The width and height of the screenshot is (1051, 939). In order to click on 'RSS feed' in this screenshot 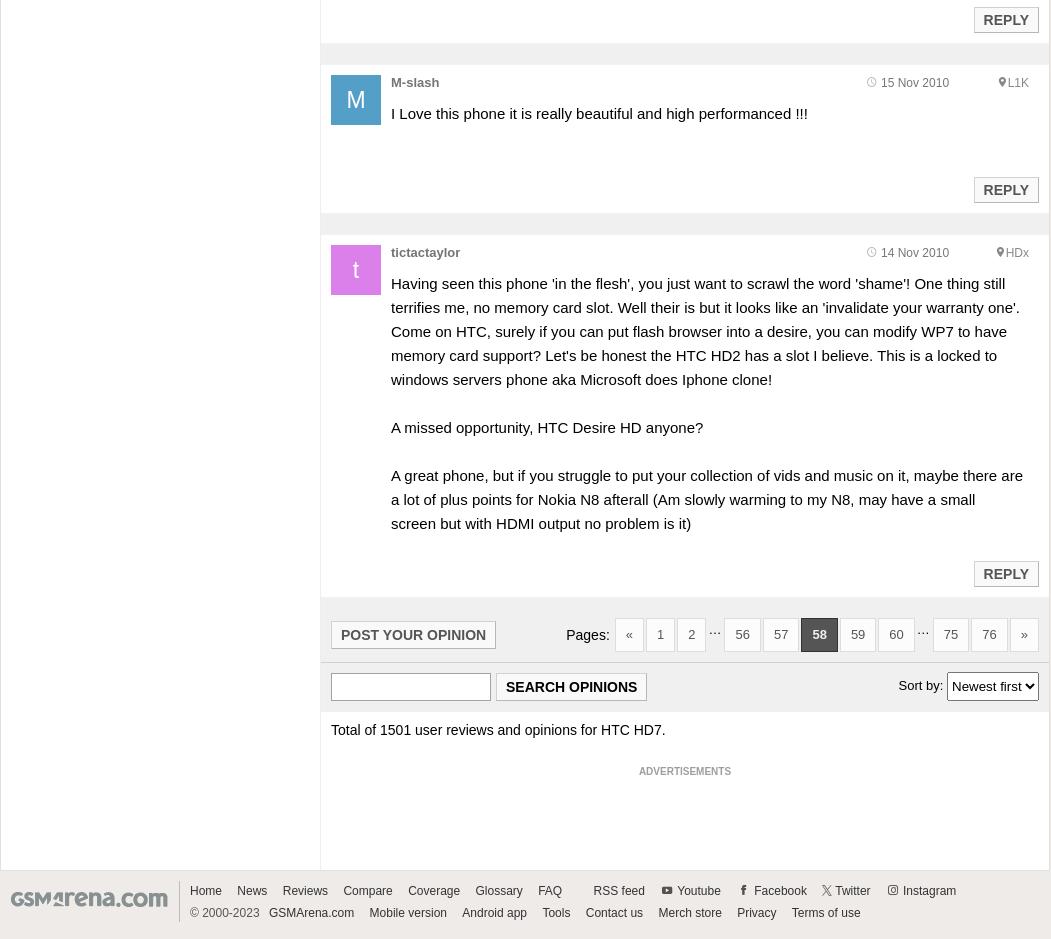, I will do `click(617, 891)`.